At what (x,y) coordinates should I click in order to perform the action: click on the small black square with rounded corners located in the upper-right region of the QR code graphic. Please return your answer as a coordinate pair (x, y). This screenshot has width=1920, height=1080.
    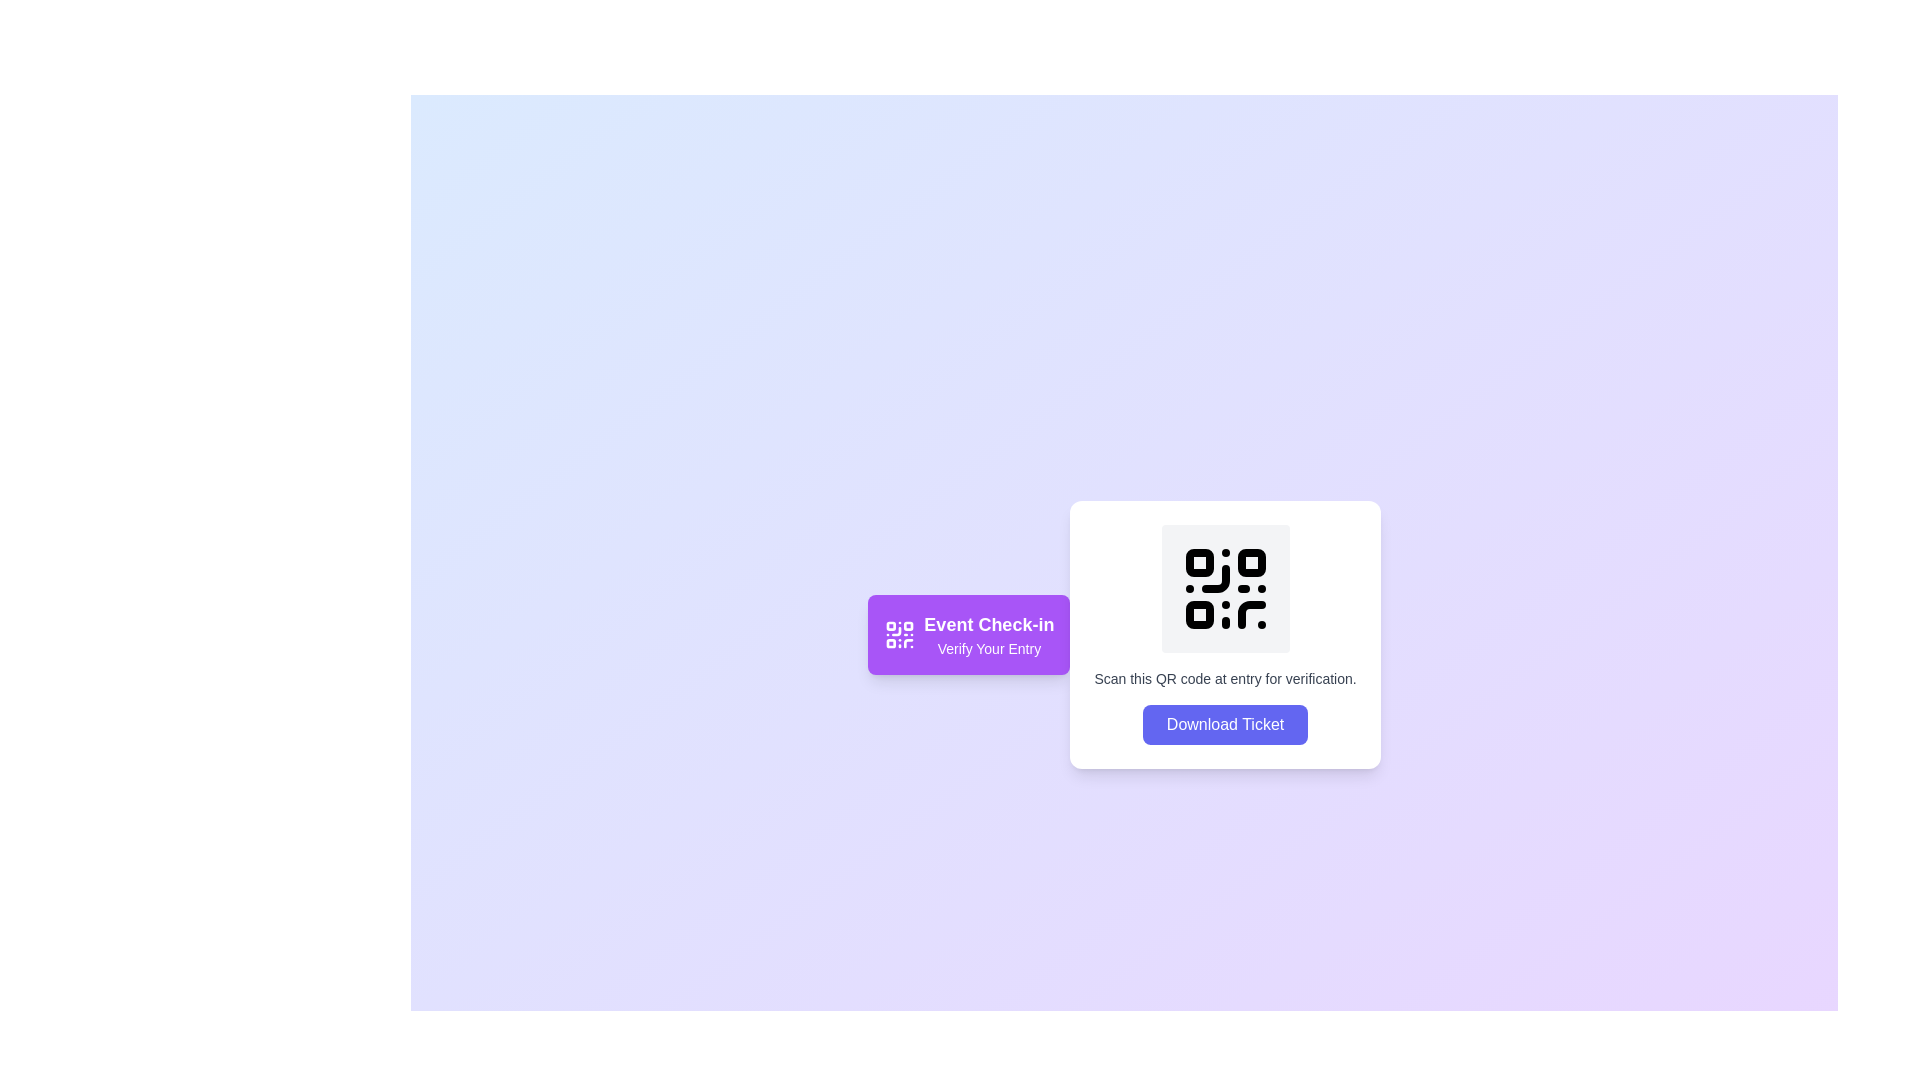
    Looking at the image, I should click on (1250, 563).